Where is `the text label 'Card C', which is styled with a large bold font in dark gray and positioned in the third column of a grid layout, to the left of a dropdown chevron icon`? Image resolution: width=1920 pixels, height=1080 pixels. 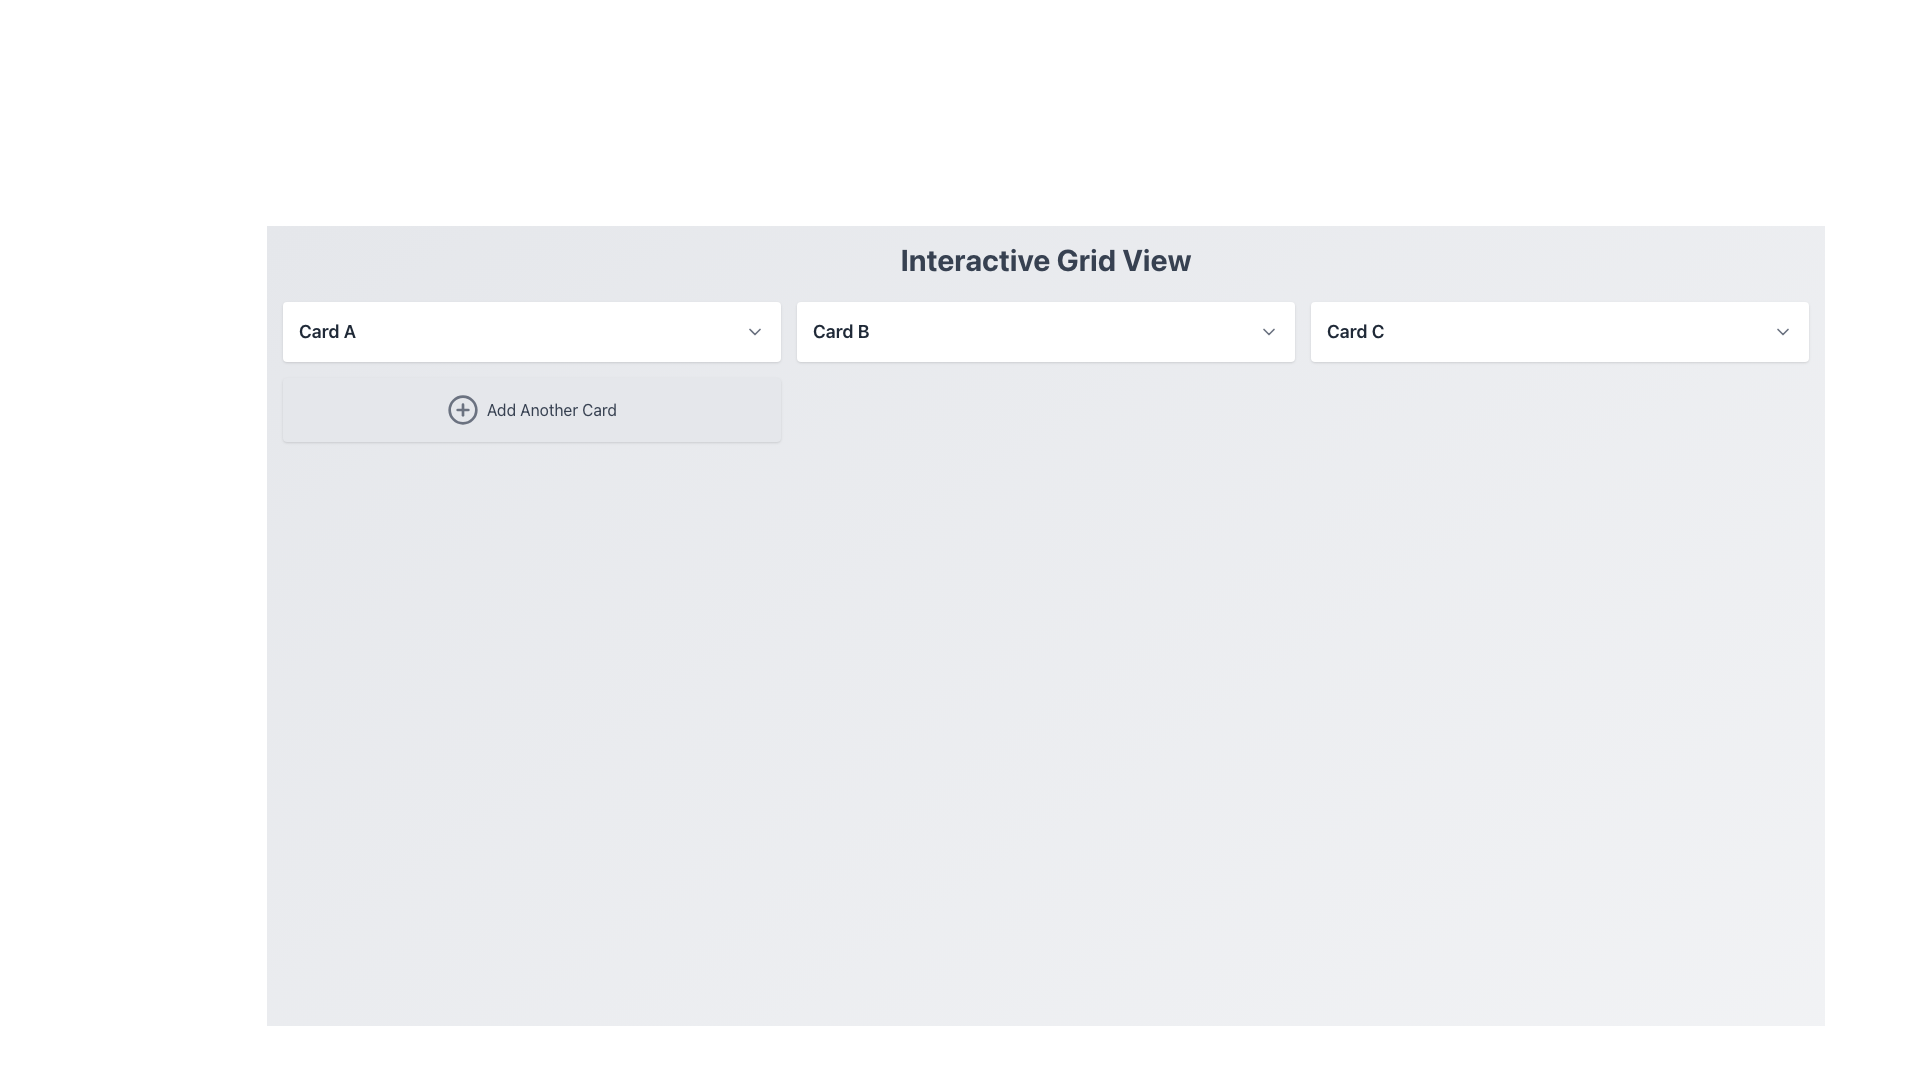 the text label 'Card C', which is styled with a large bold font in dark gray and positioned in the third column of a grid layout, to the left of a dropdown chevron icon is located at coordinates (1355, 330).